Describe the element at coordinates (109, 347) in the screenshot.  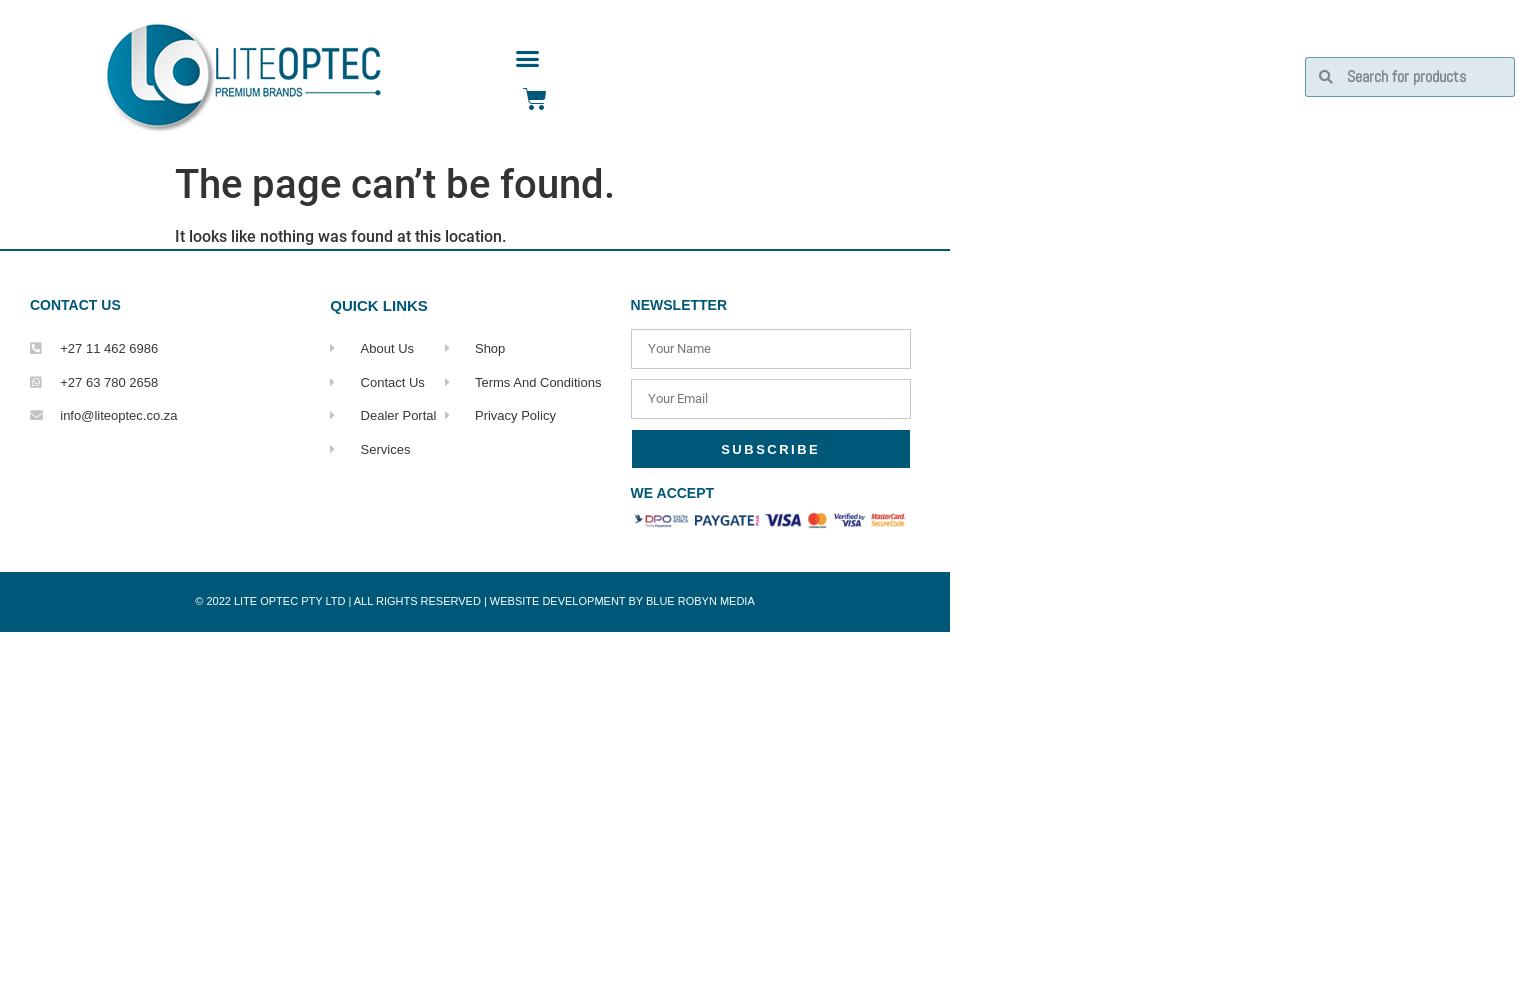
I see `'+27 11 462 6986'` at that location.